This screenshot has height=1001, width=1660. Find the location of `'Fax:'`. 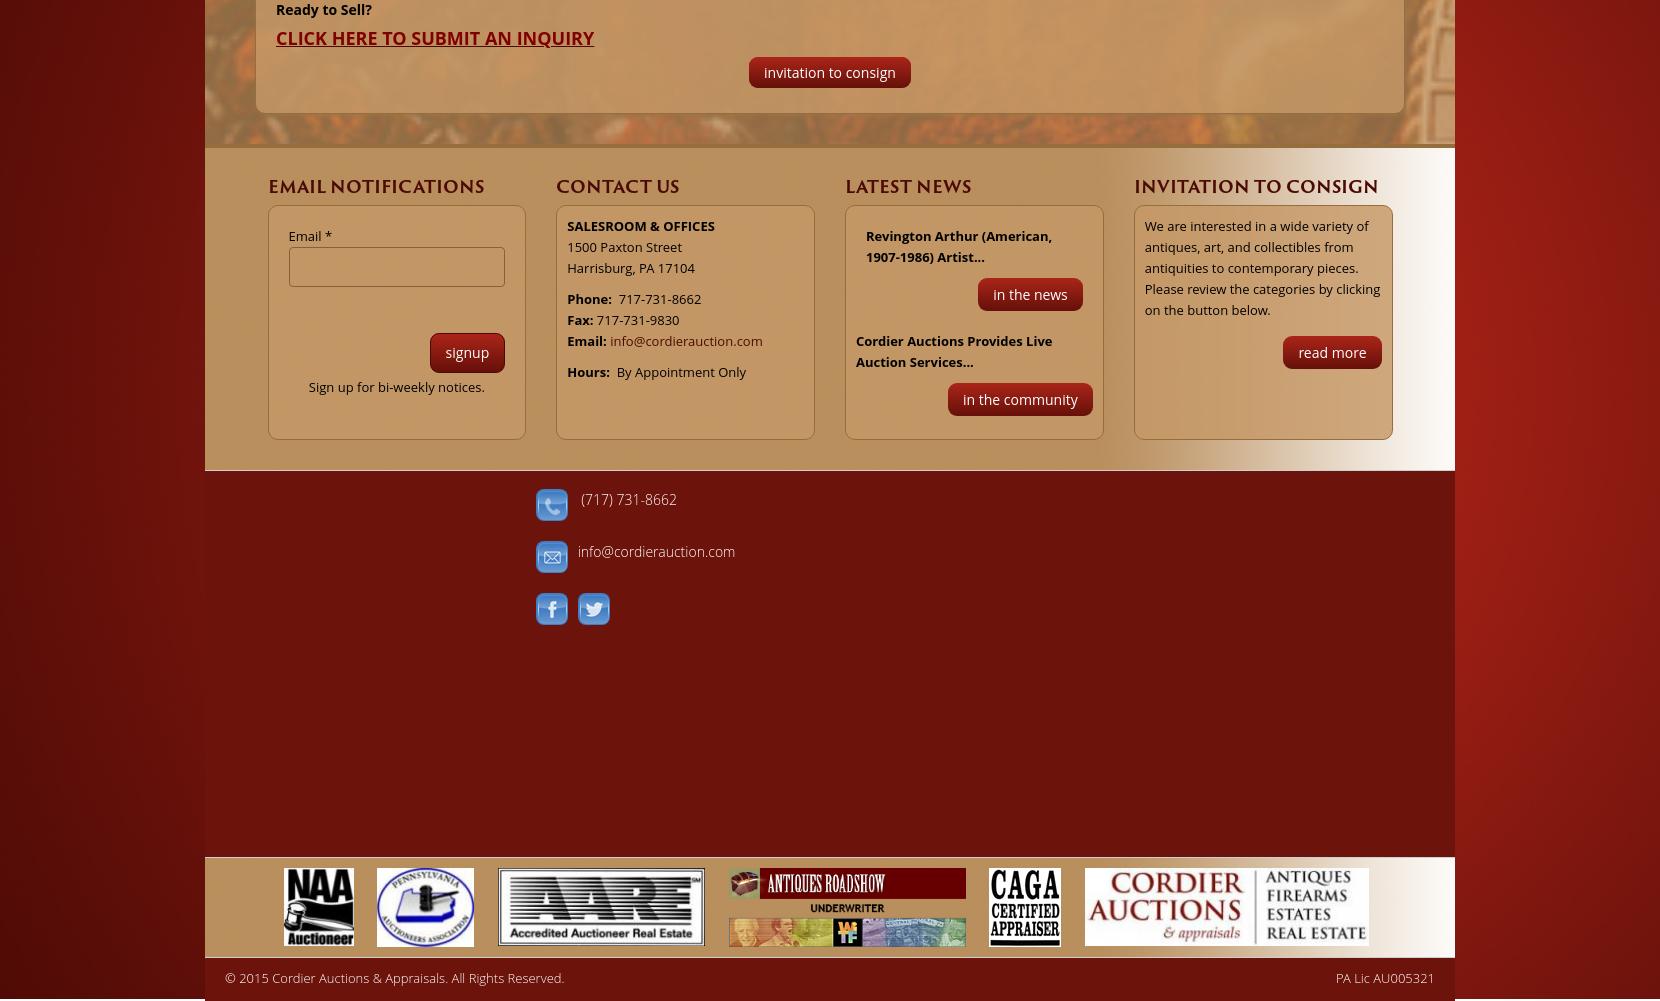

'Fax:' is located at coordinates (567, 319).